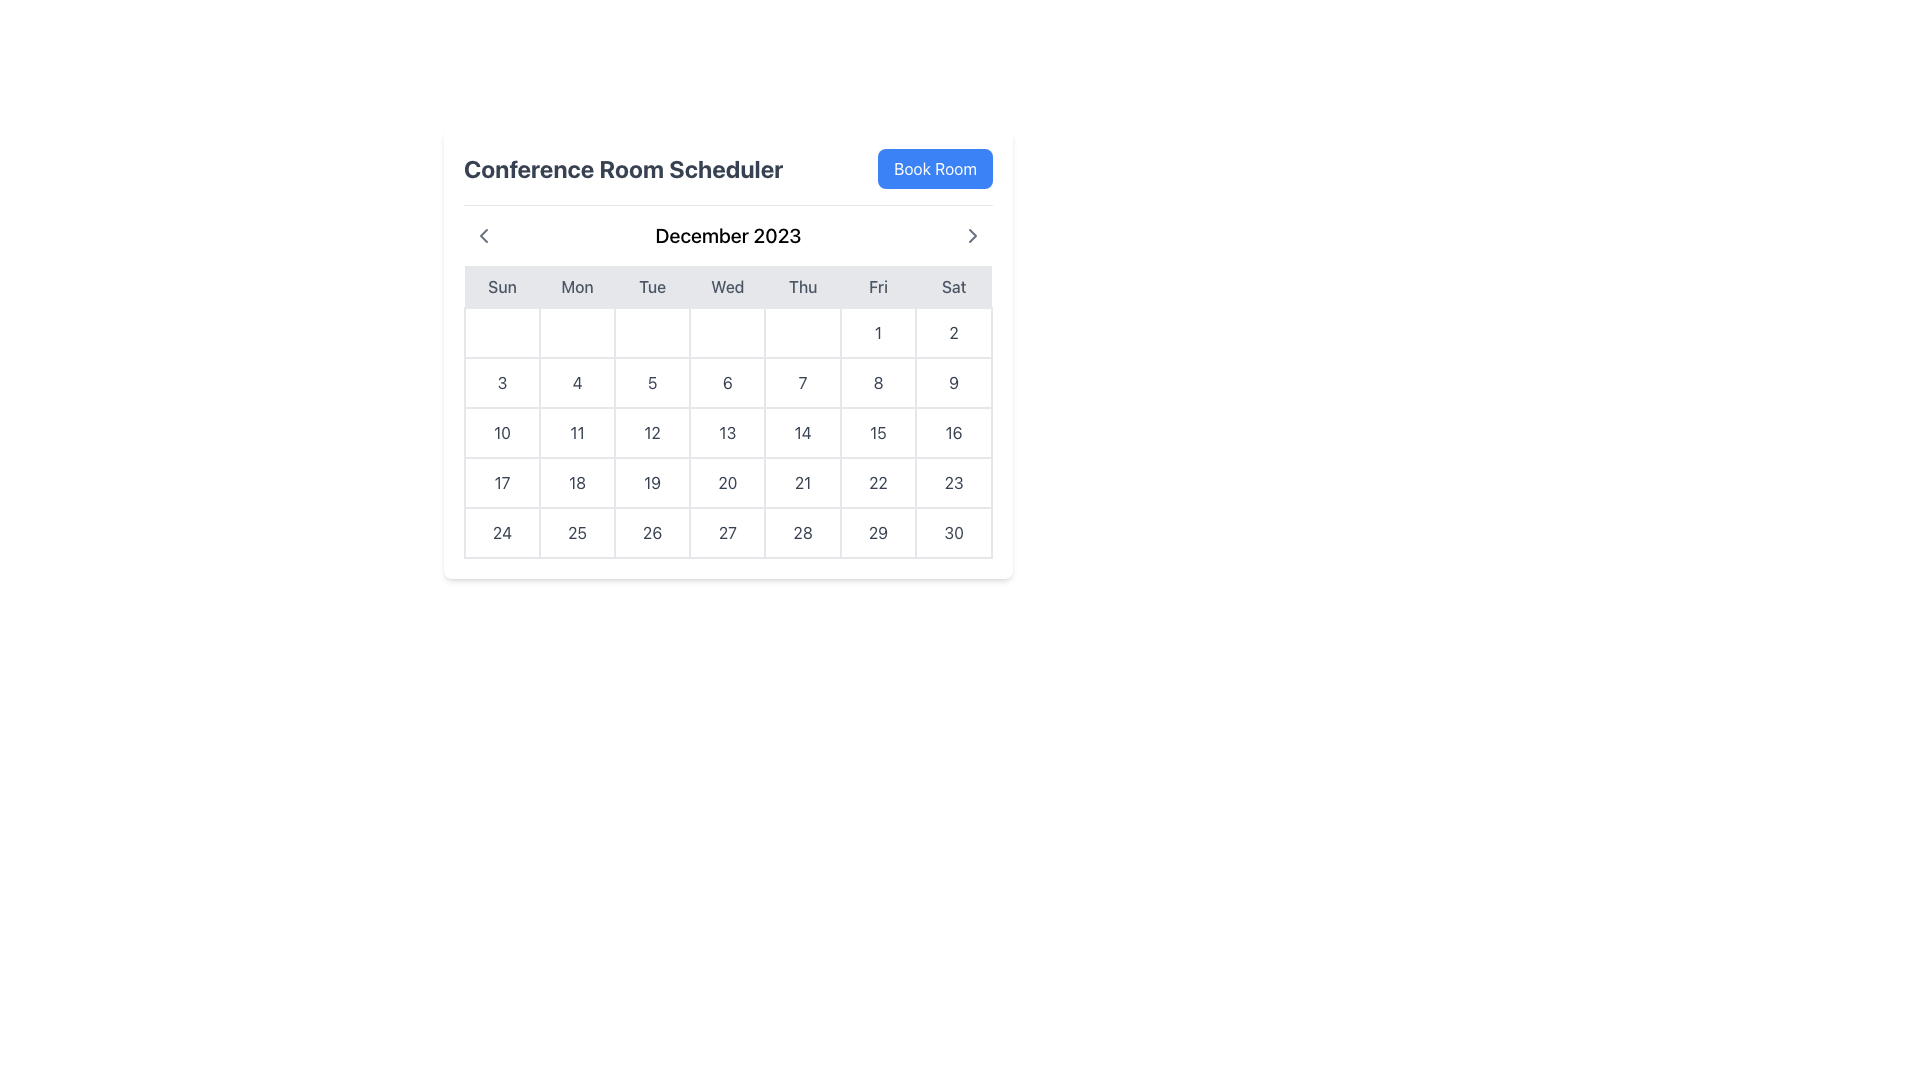 This screenshot has height=1080, width=1920. I want to click on the calendar date indicator displaying the number '19' to observe the hover effect, so click(652, 482).